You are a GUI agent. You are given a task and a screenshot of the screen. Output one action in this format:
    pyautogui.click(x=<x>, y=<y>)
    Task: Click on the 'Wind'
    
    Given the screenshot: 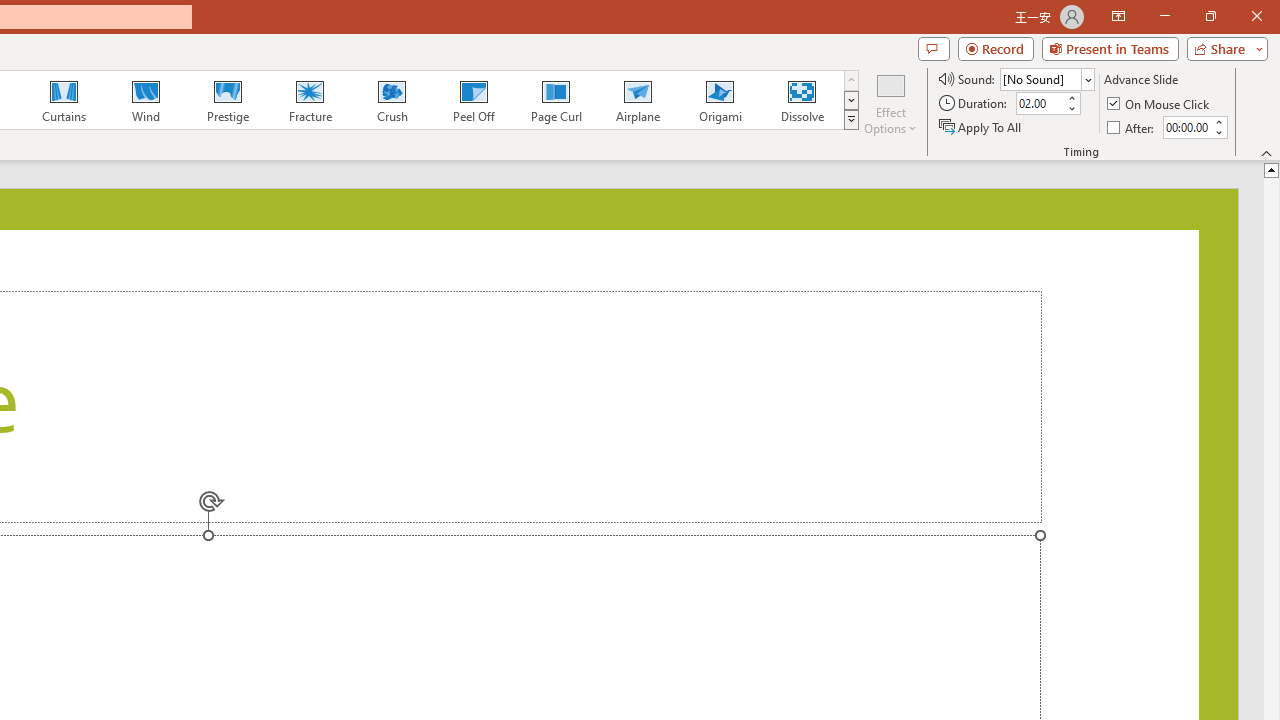 What is the action you would take?
    pyautogui.click(x=144, y=100)
    